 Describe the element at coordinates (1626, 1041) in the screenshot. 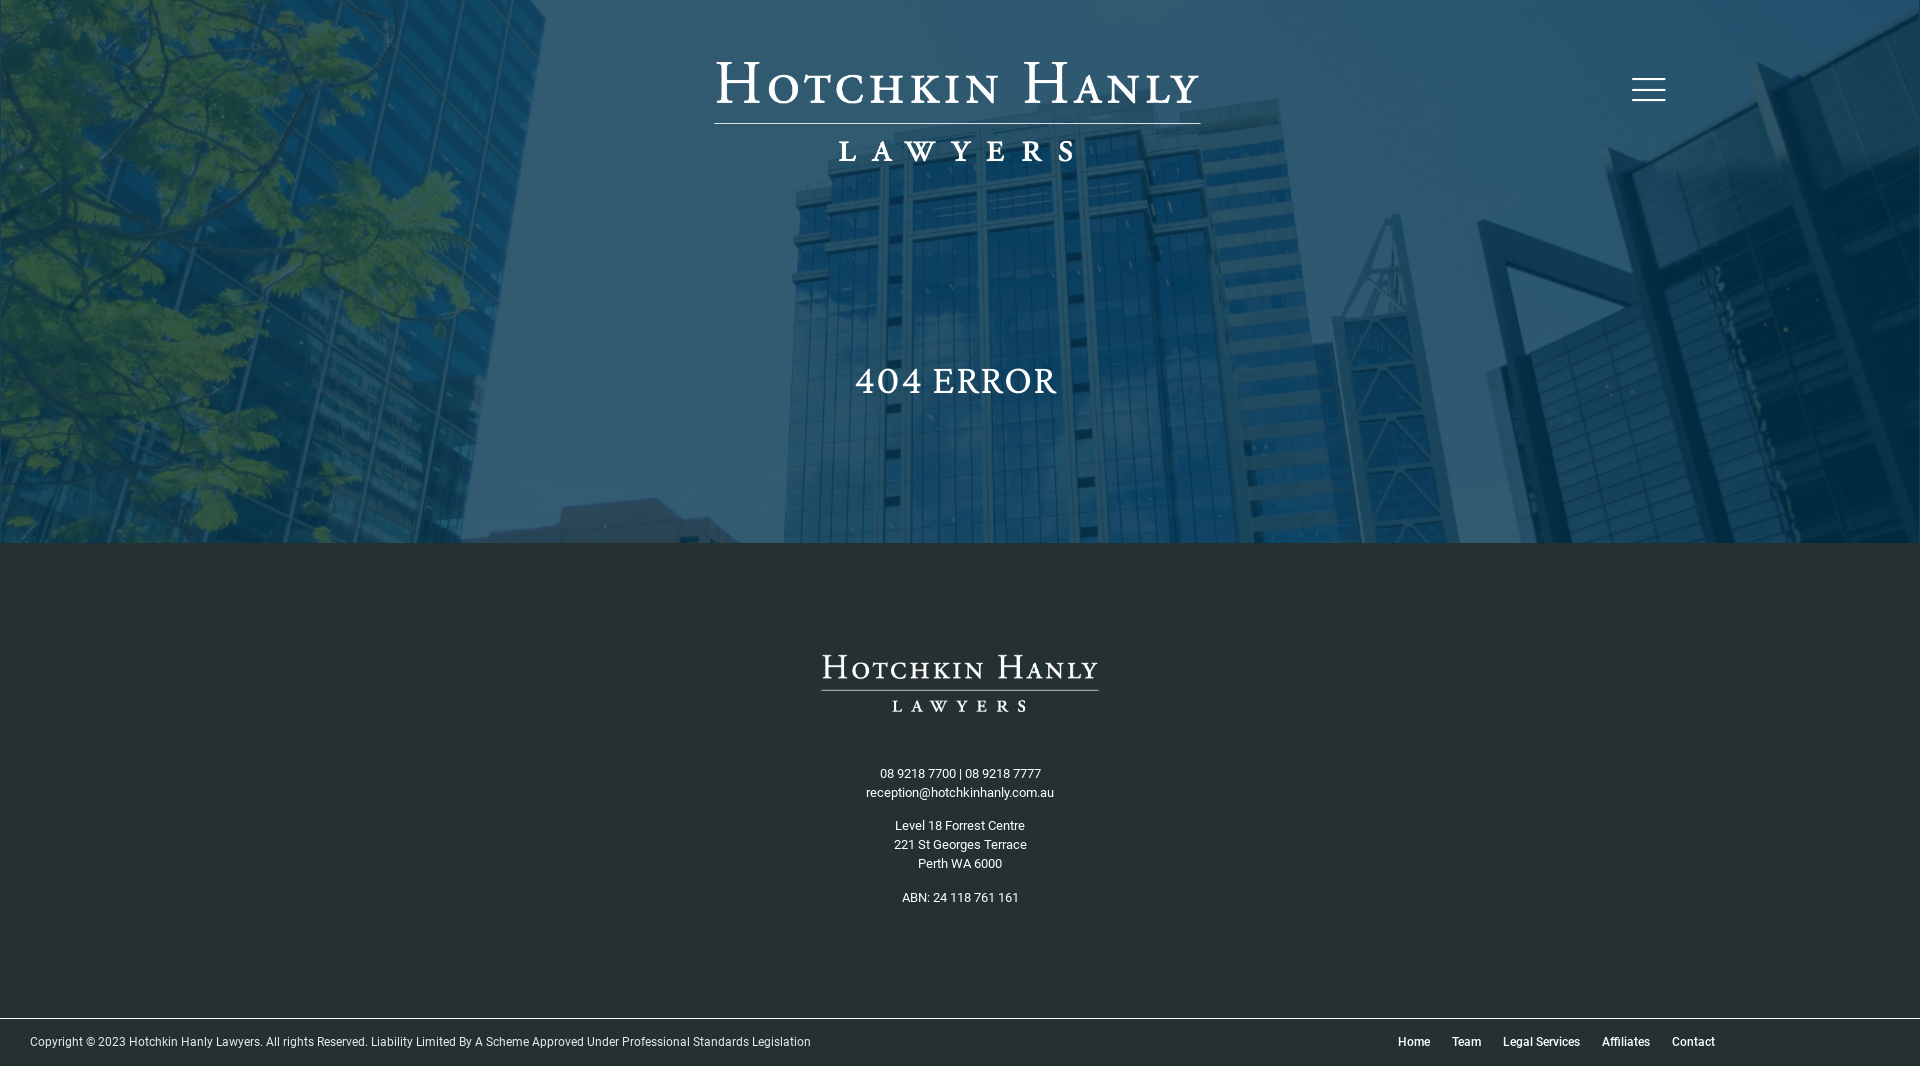

I see `'Affiliates'` at that location.